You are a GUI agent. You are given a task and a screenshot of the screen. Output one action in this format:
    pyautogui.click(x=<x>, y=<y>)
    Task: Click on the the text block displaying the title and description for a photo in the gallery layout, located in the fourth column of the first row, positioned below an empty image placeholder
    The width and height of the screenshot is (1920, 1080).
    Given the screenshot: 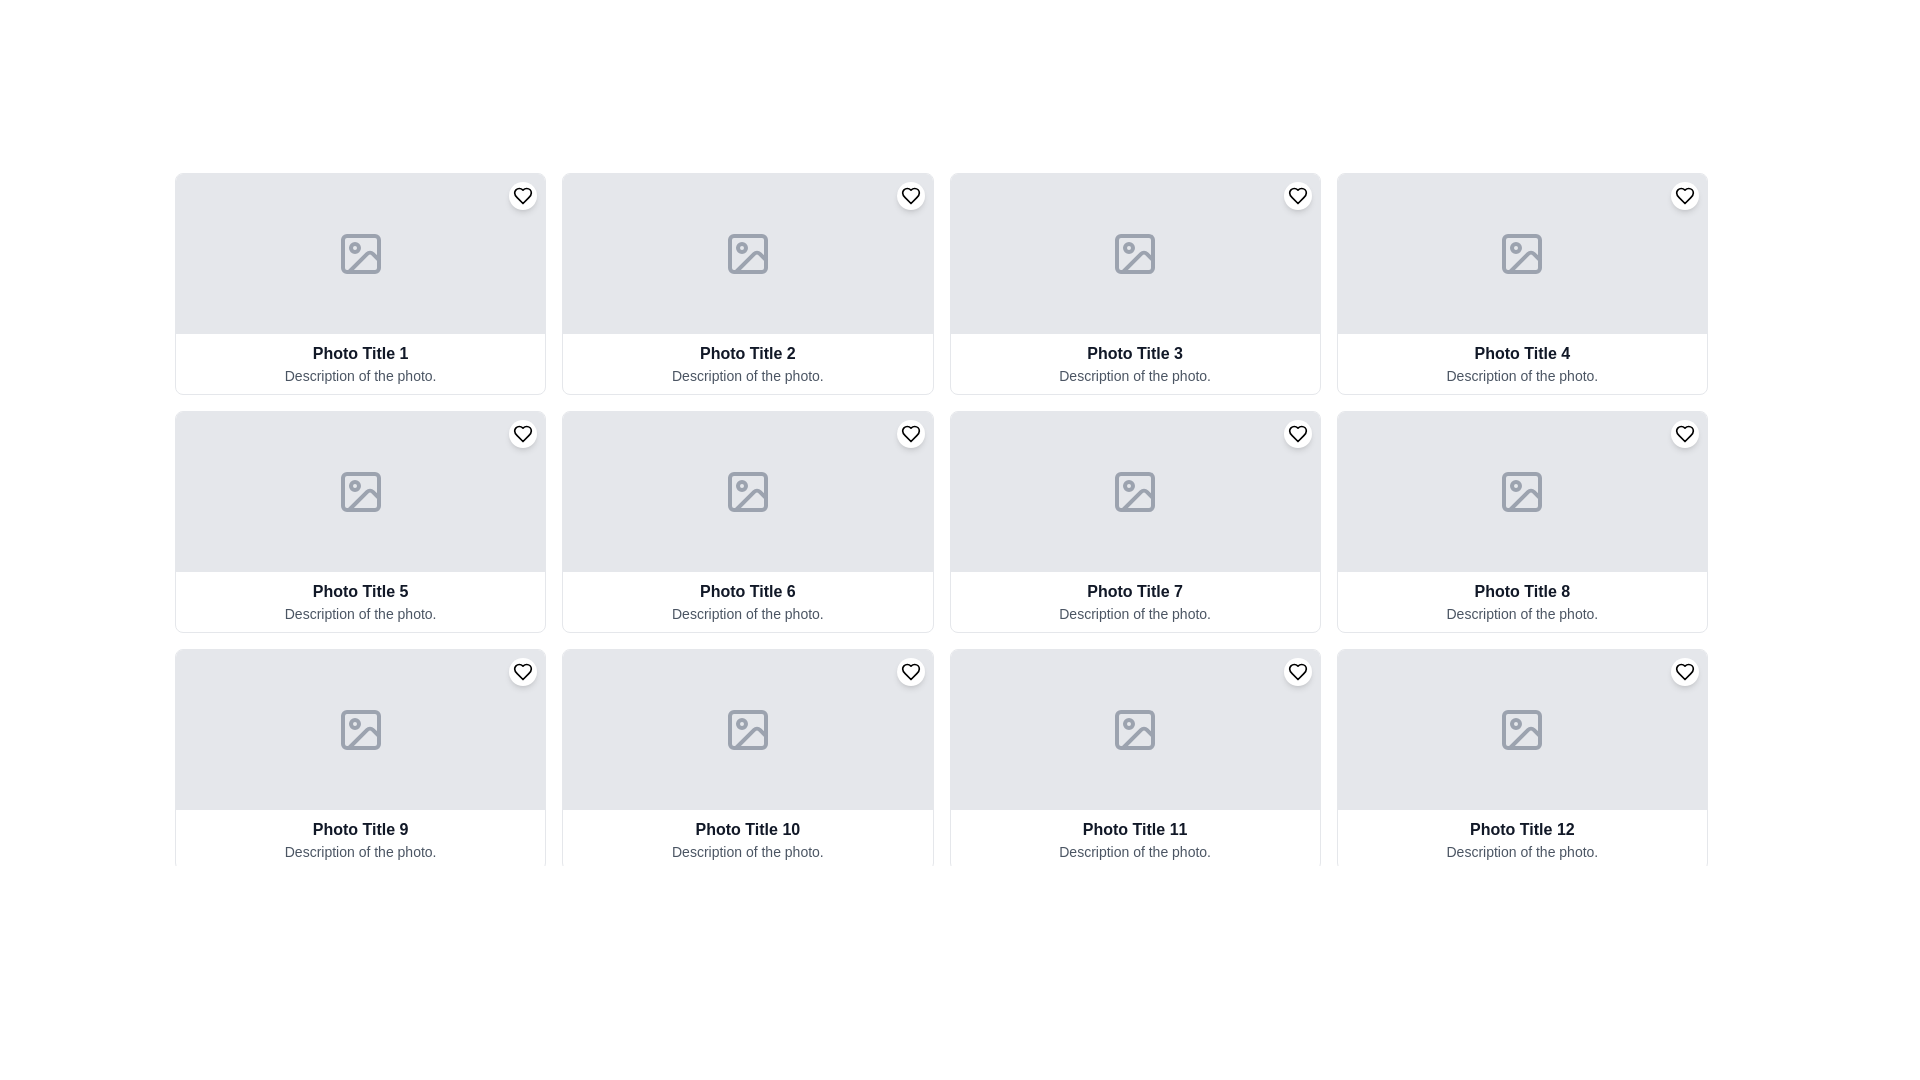 What is the action you would take?
    pyautogui.click(x=1521, y=363)
    